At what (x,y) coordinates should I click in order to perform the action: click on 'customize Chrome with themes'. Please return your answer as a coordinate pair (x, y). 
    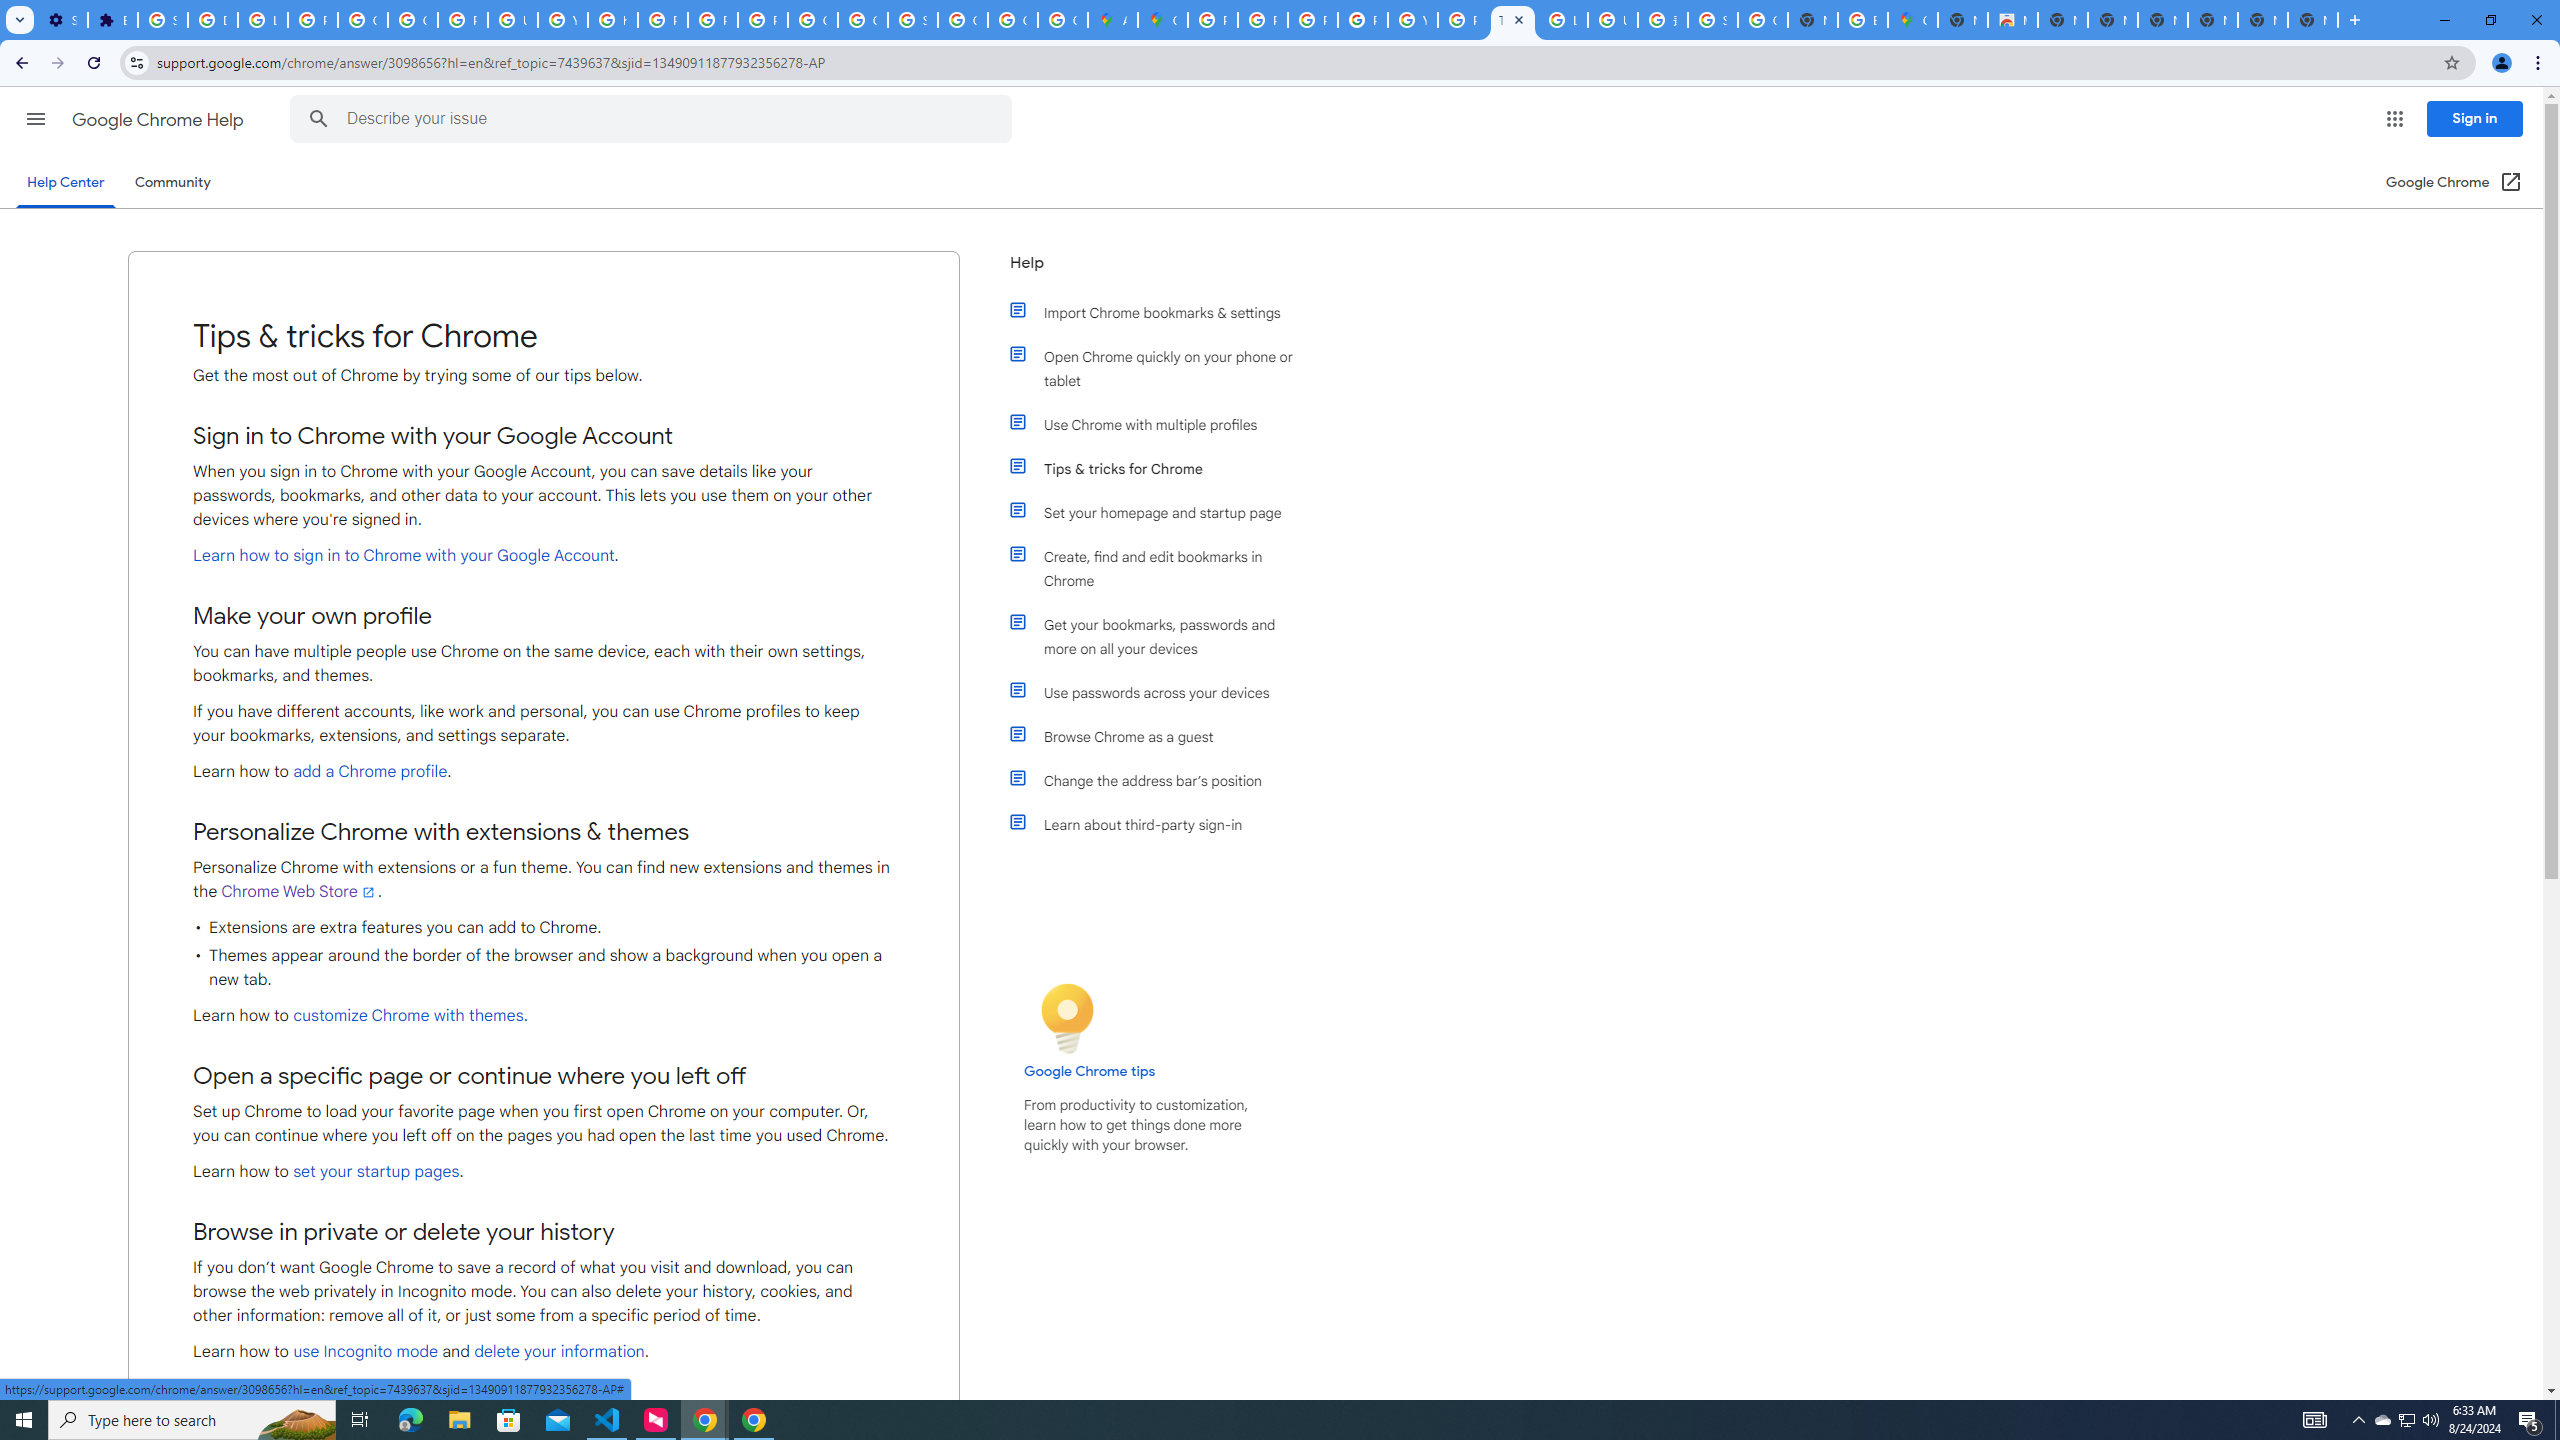
    Looking at the image, I should click on (407, 1014).